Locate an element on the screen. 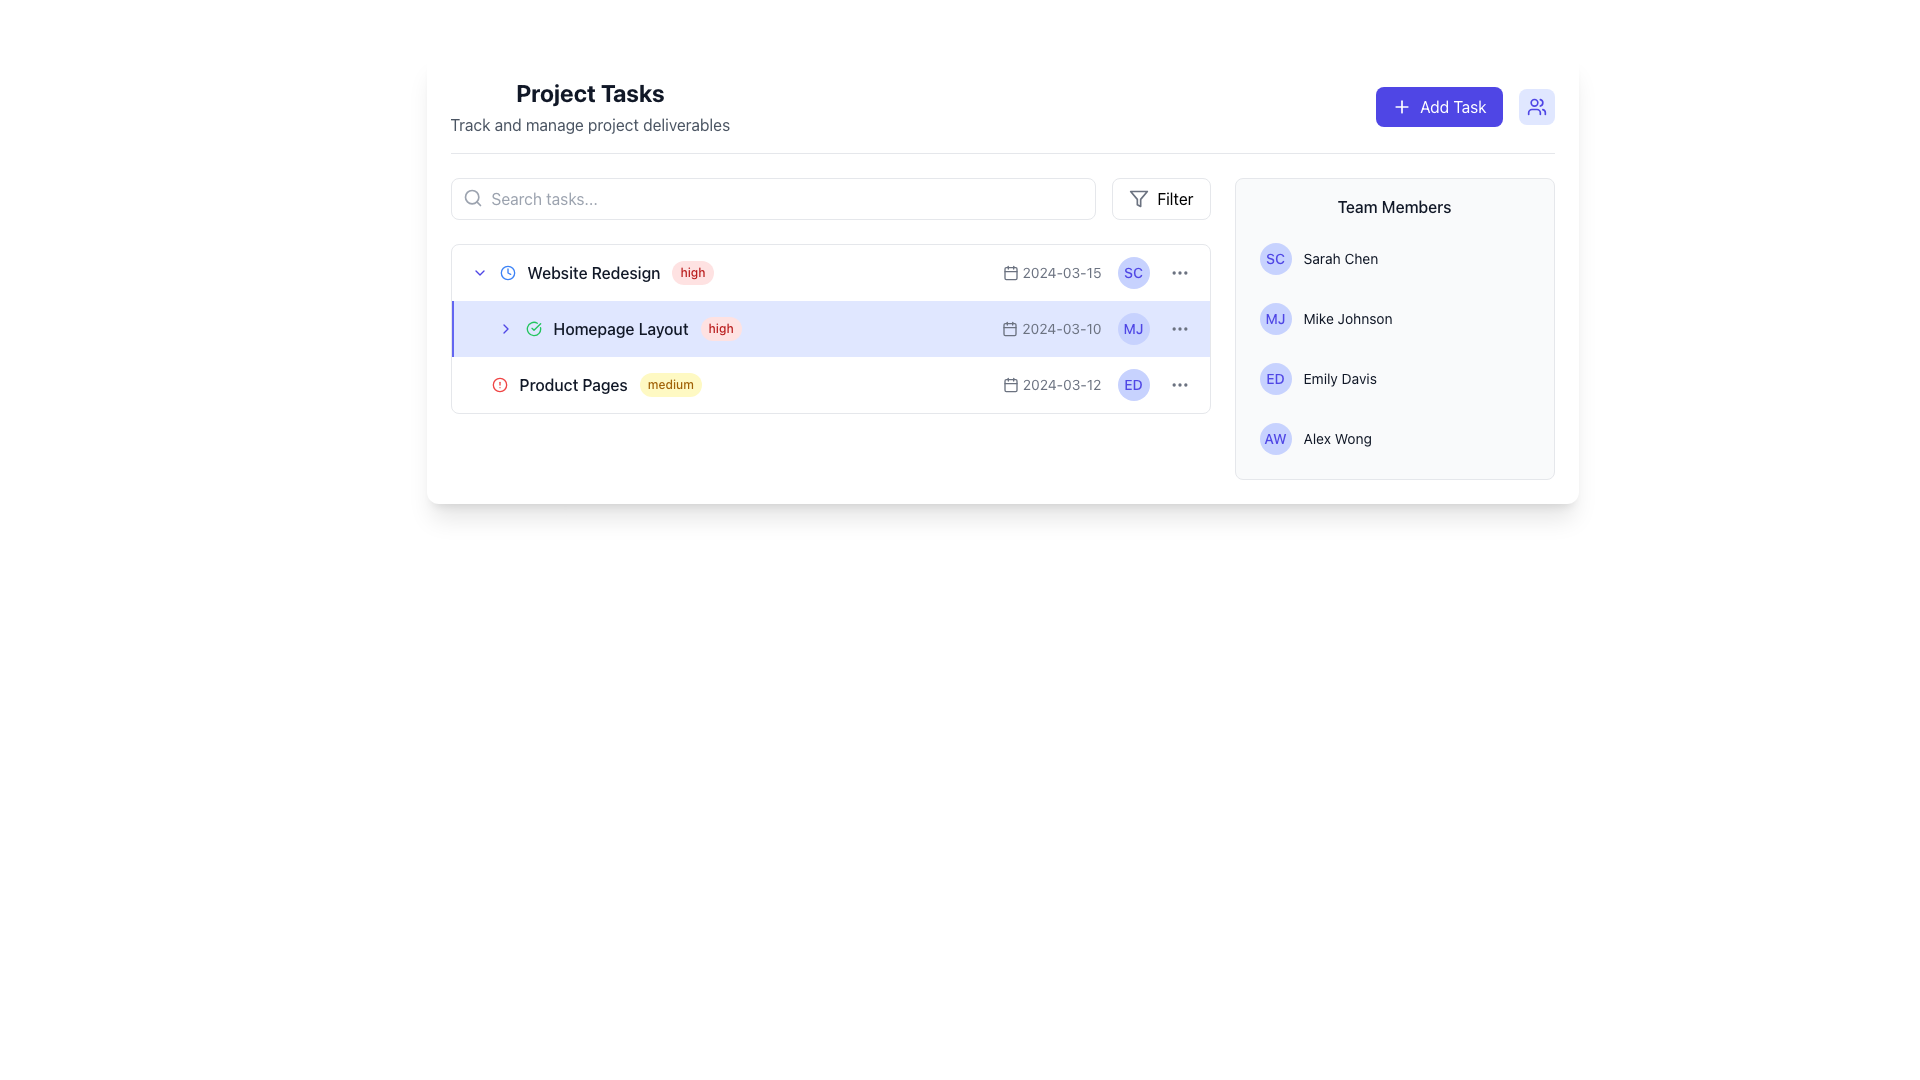  the ellipsis button represented by three vertically aligned dots located in the bottom-right corner of the 'Product Pages' task under the 'Team Members' column is located at coordinates (1179, 385).